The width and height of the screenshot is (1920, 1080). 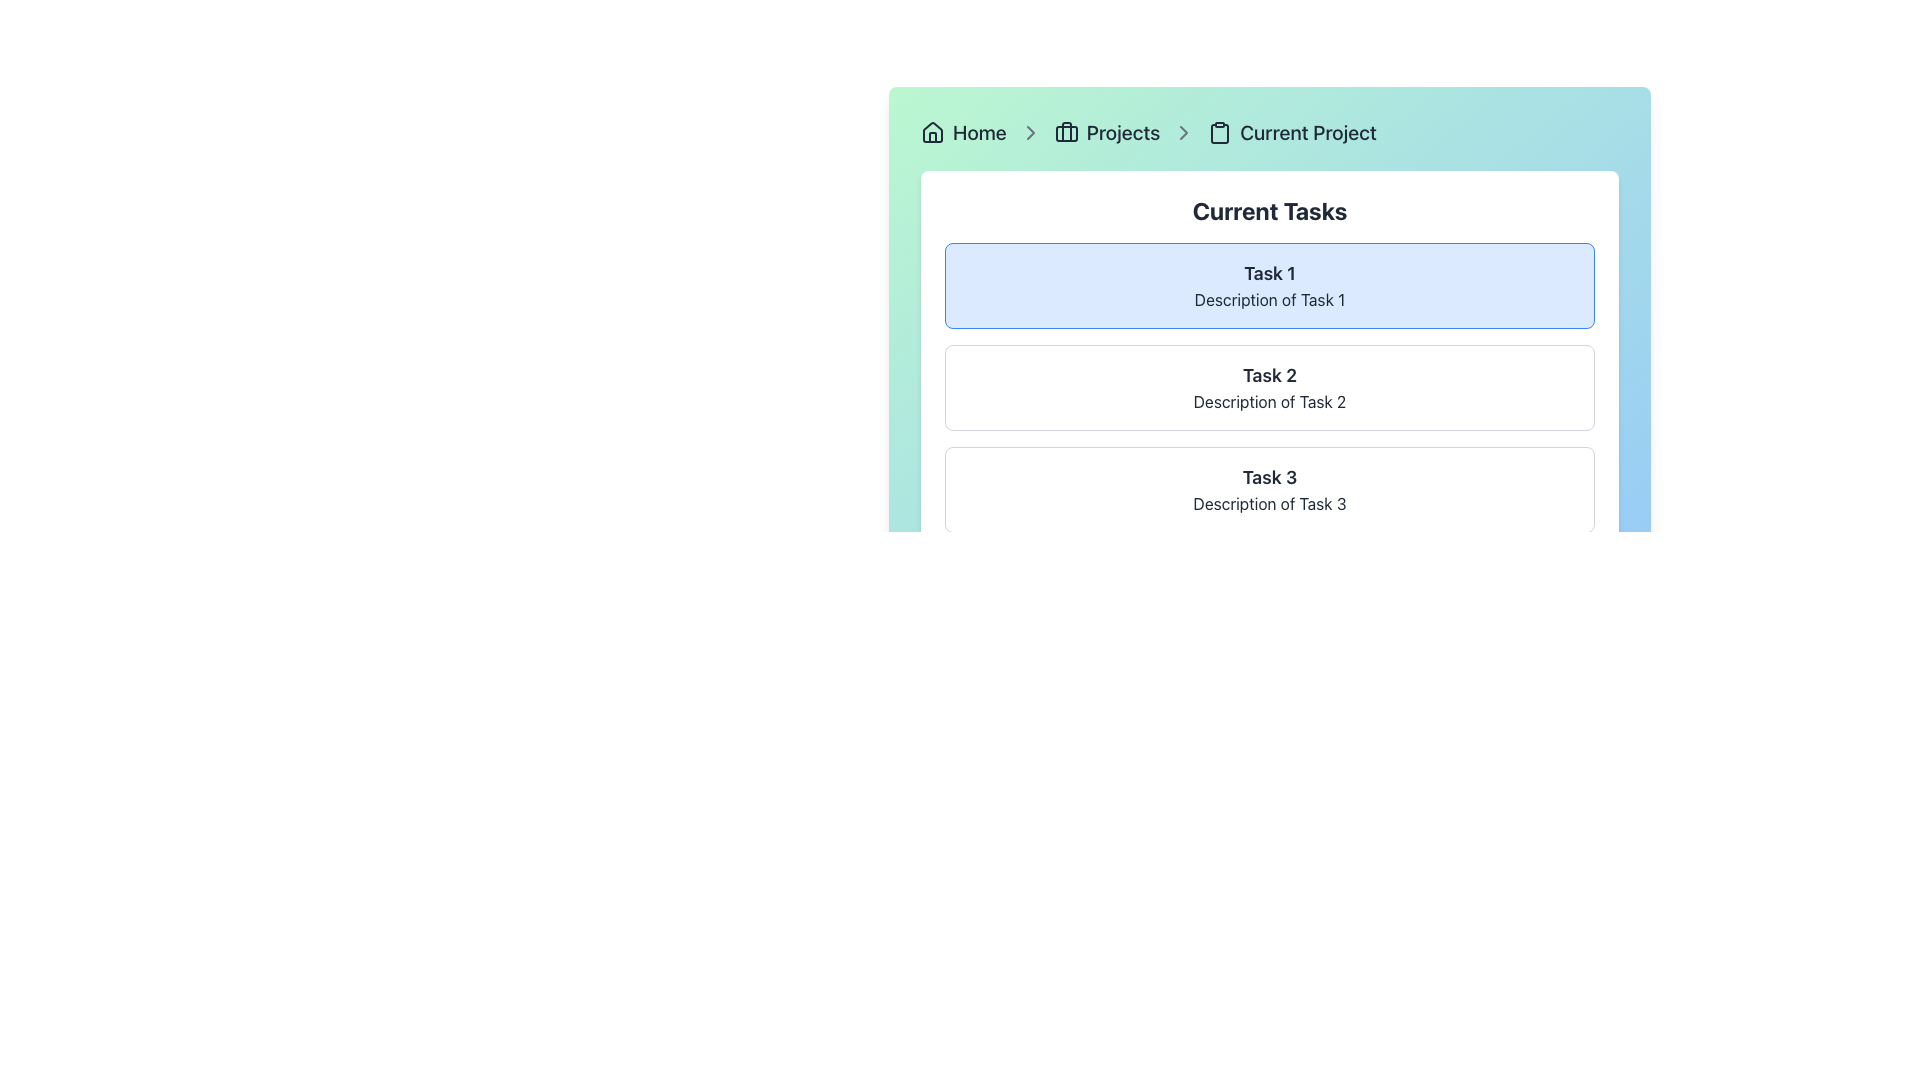 What do you see at coordinates (1184, 132) in the screenshot?
I see `the visual context of the arrowhead-shaped Vector Graphic Icon located in the breadcrumb navigation bar between 'Projects' and 'Current Project'` at bounding box center [1184, 132].